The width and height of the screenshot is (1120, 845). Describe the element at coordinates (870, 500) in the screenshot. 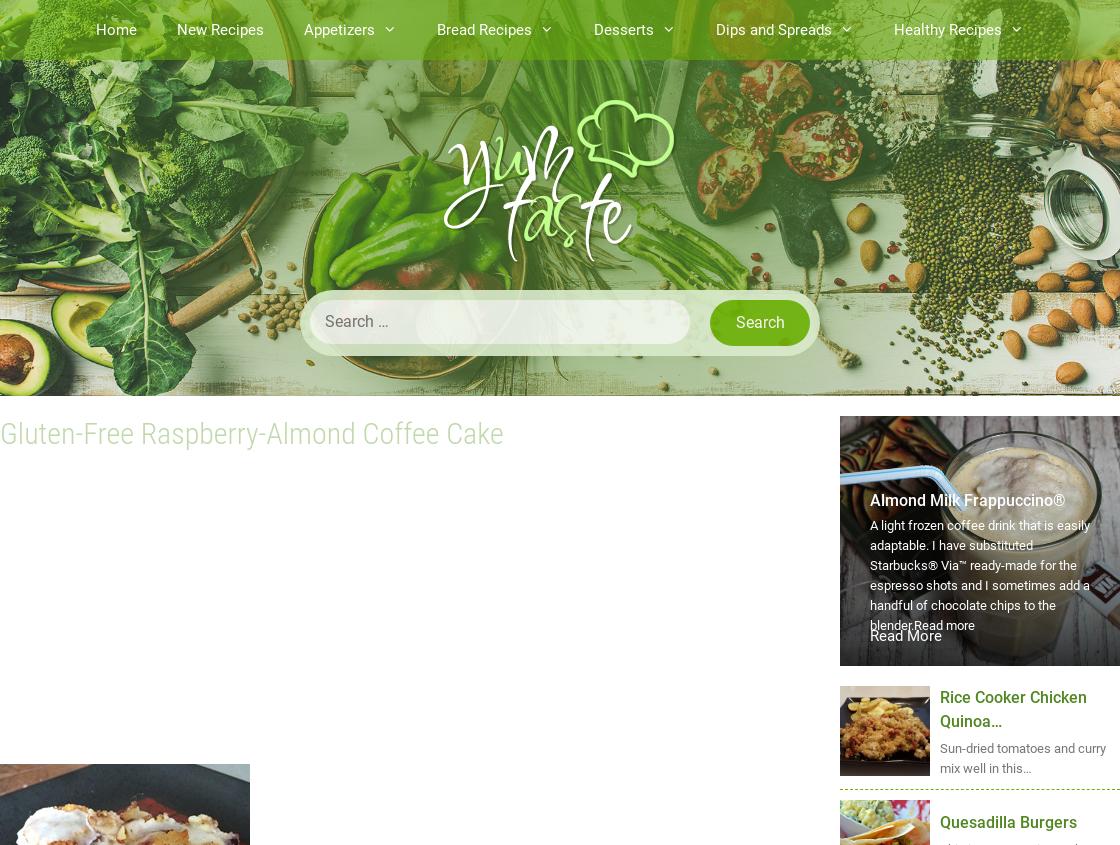

I see `'Almond Milk Frappuccino®'` at that location.